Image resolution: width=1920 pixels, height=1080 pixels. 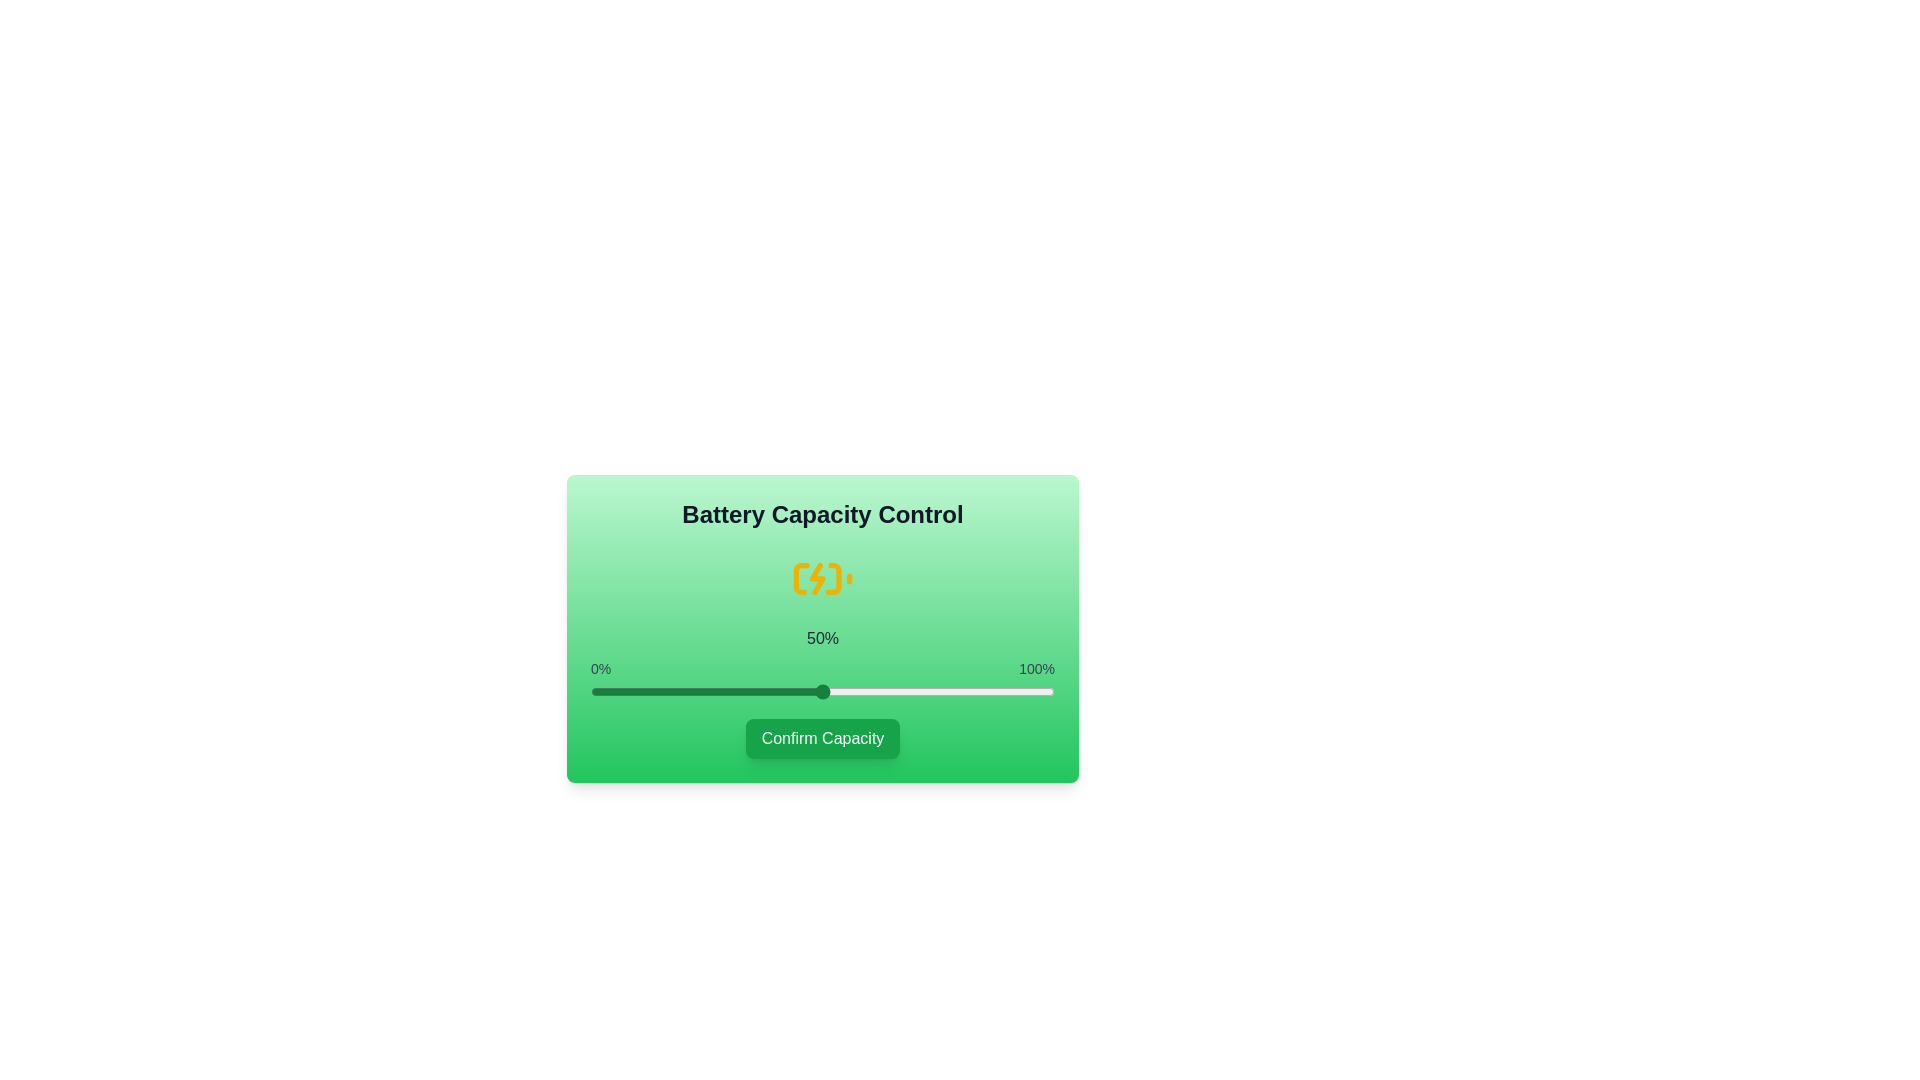 What do you see at coordinates (688, 690) in the screenshot?
I see `the battery capacity slider to 21% to observe the icon change` at bounding box center [688, 690].